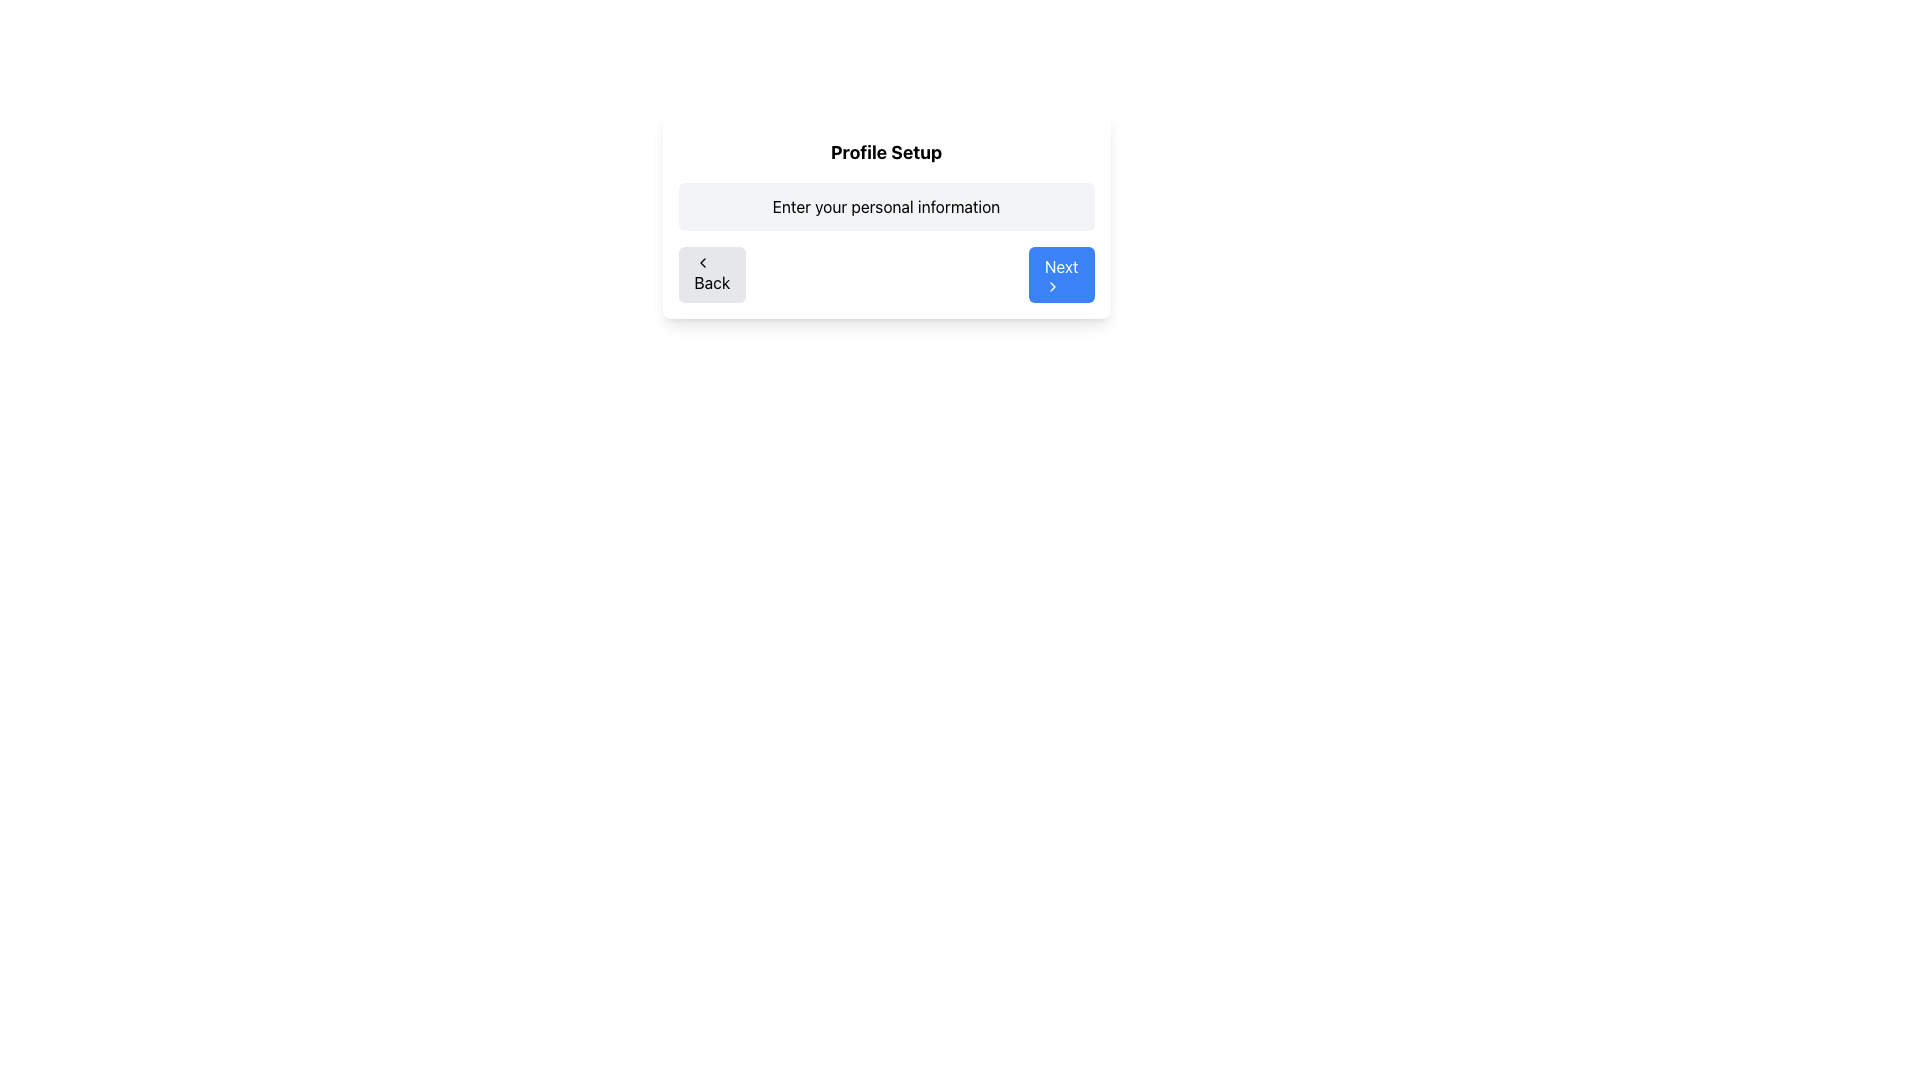 The image size is (1920, 1080). What do you see at coordinates (885, 145) in the screenshot?
I see `text labeled 'Profile Setup' which is a bold header located at the top of the content card` at bounding box center [885, 145].